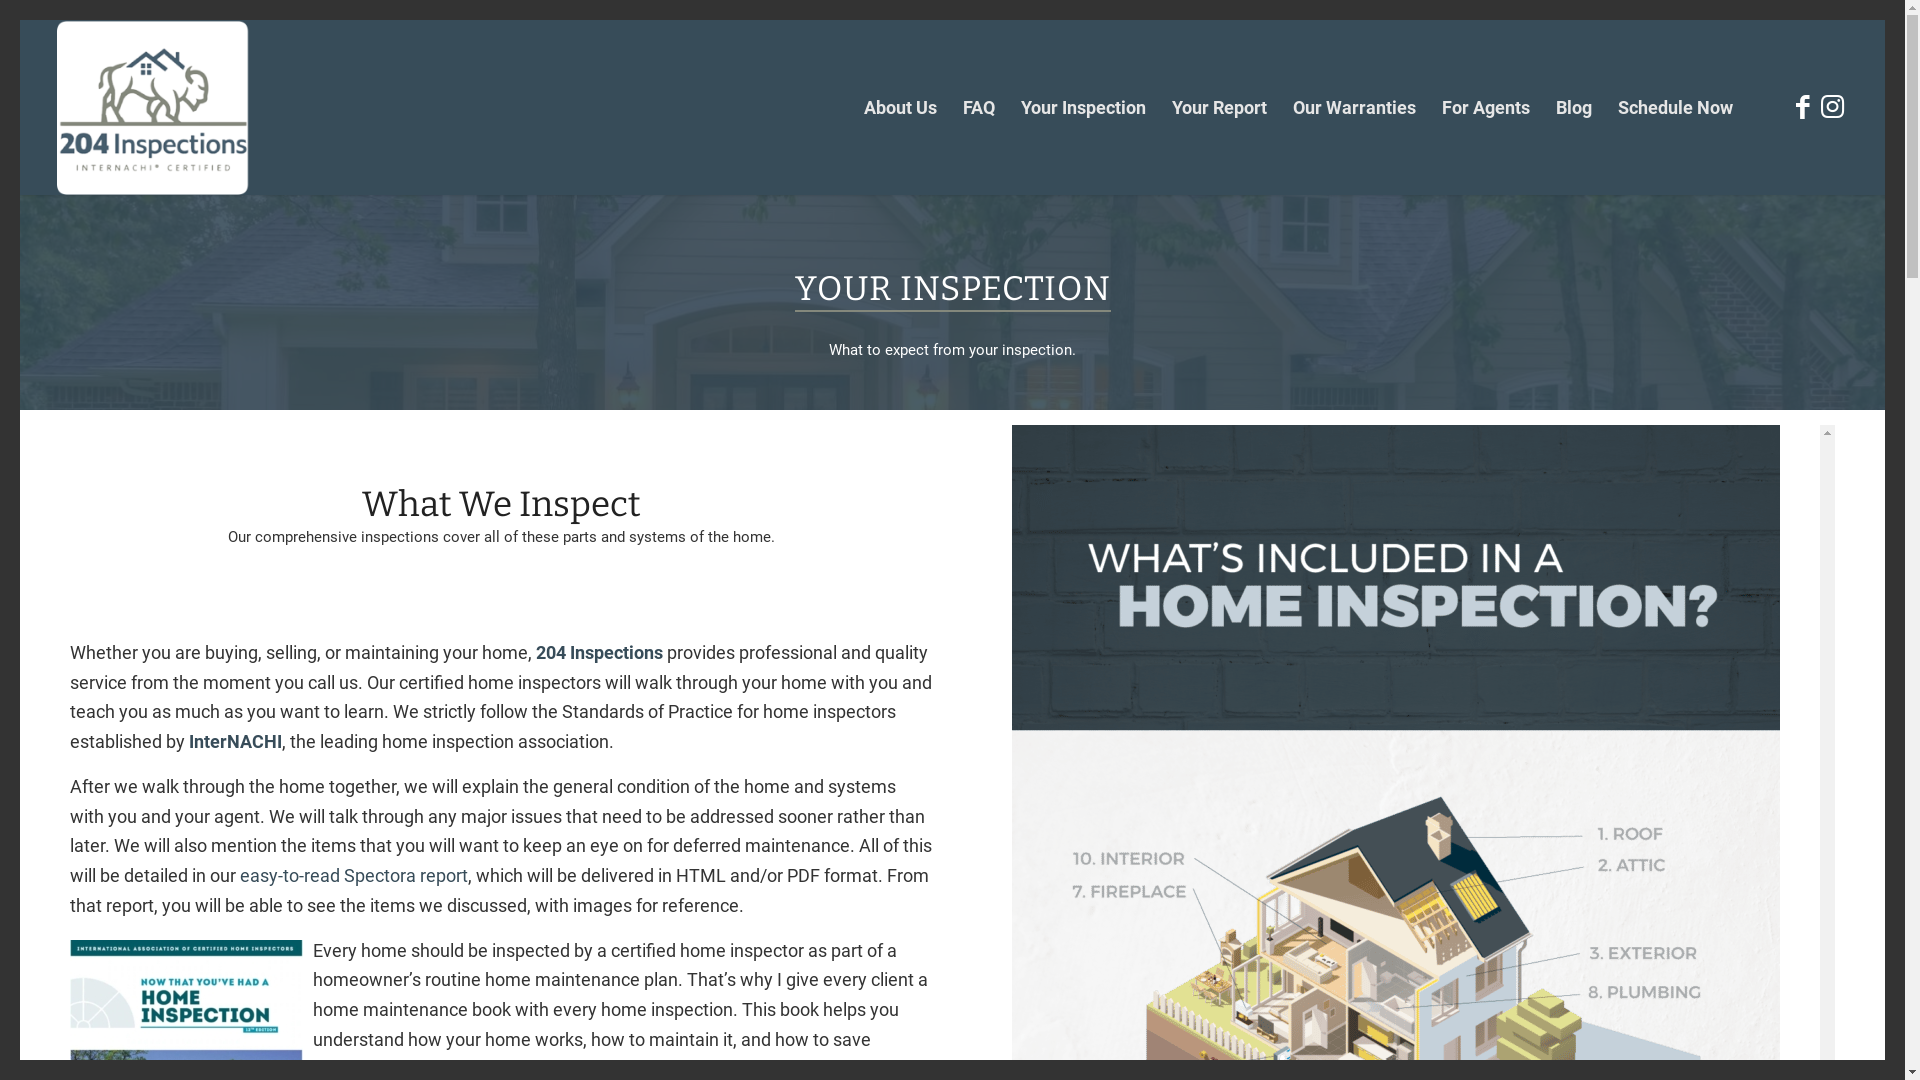 This screenshot has height=1080, width=1920. Describe the element at coordinates (1218, 107) in the screenshot. I see `'Your Report'` at that location.